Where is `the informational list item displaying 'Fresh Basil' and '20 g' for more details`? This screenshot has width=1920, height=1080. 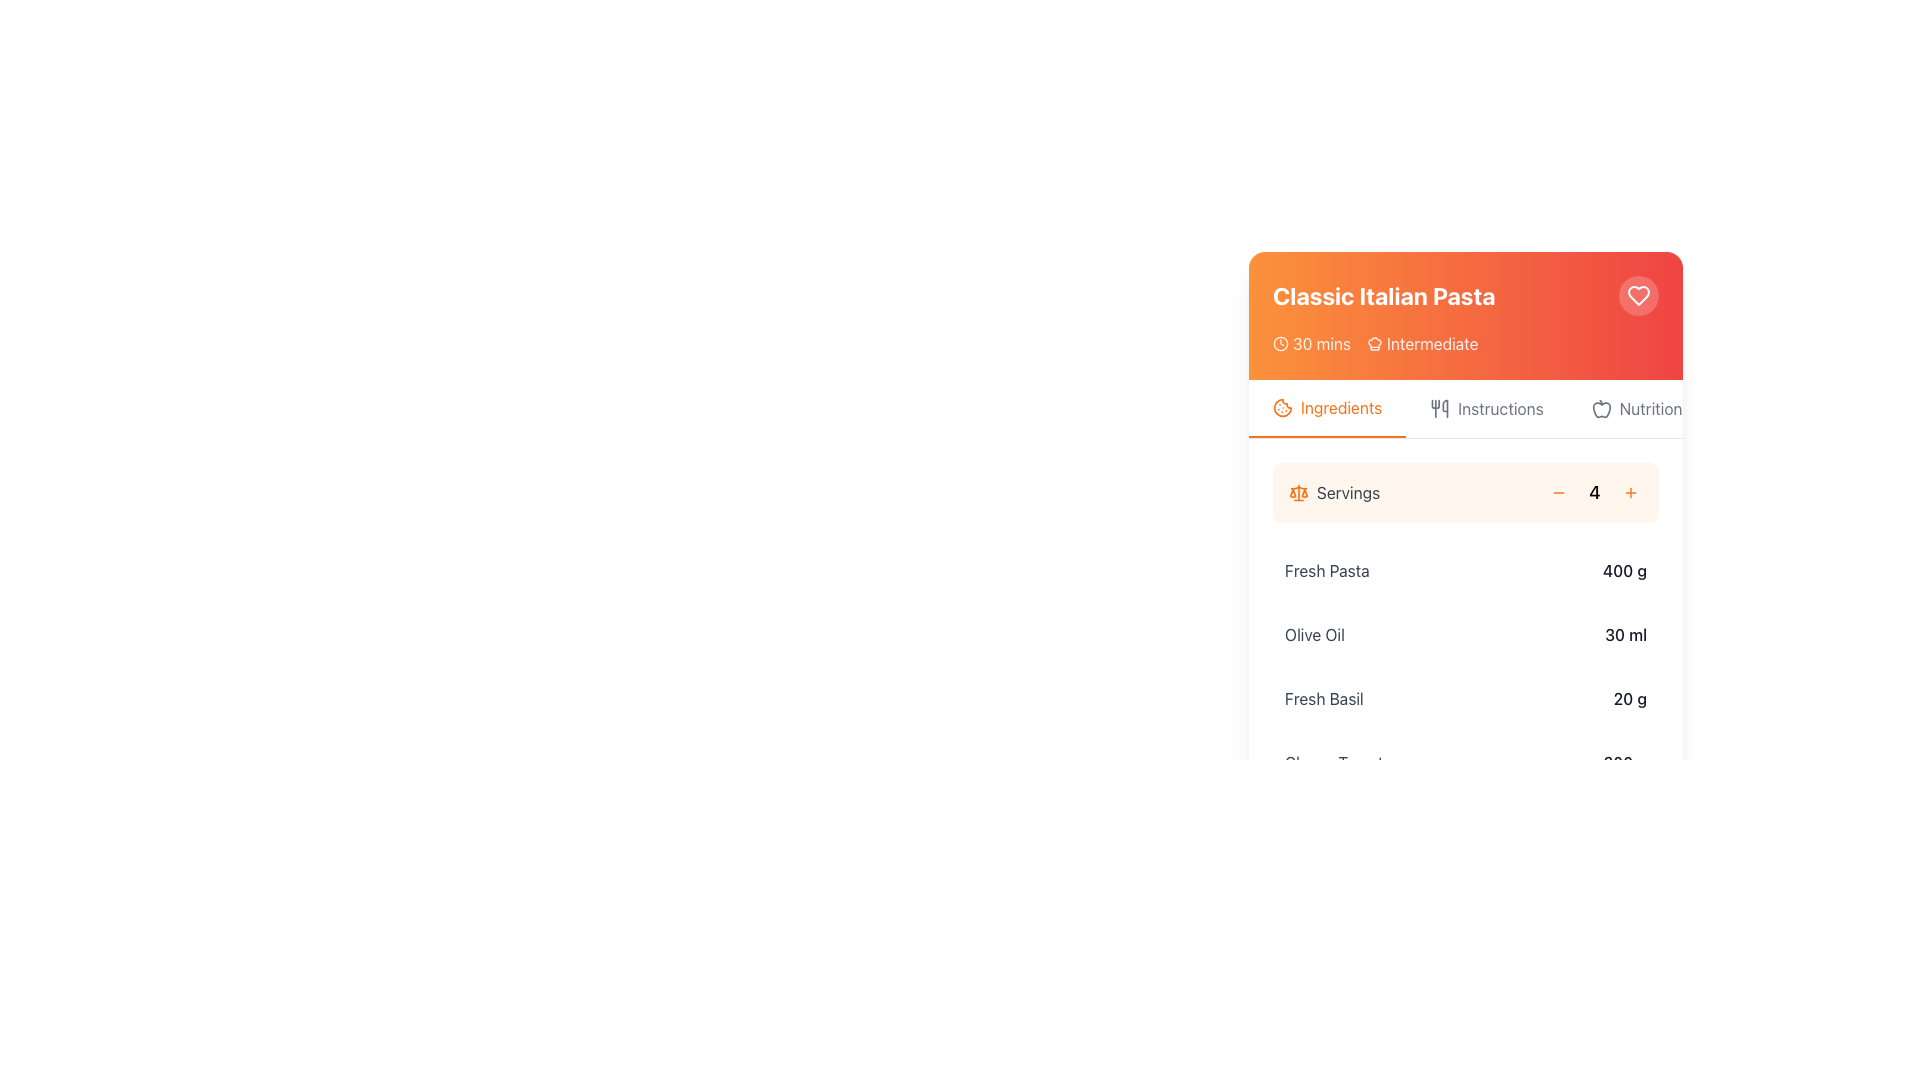 the informational list item displaying 'Fresh Basil' and '20 g' for more details is located at coordinates (1465, 697).